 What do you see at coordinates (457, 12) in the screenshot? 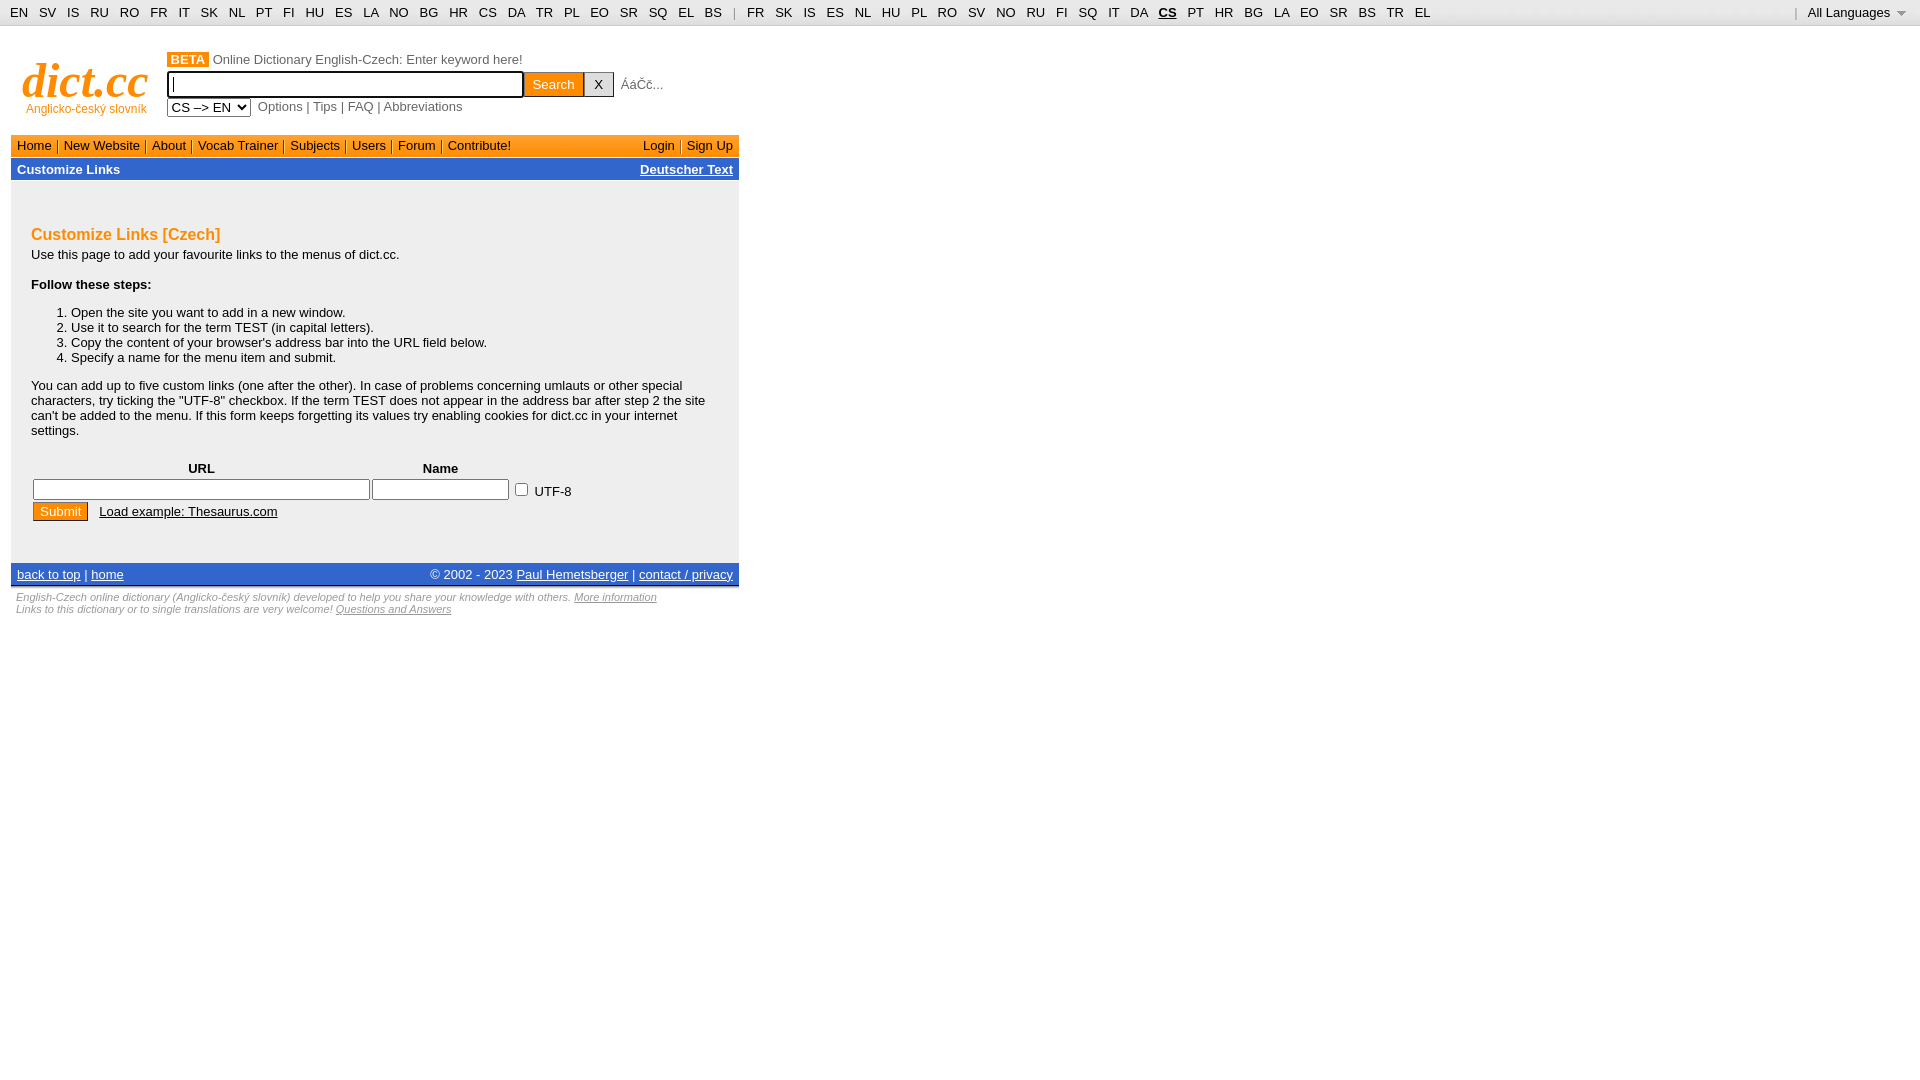
I see `'HR'` at bounding box center [457, 12].